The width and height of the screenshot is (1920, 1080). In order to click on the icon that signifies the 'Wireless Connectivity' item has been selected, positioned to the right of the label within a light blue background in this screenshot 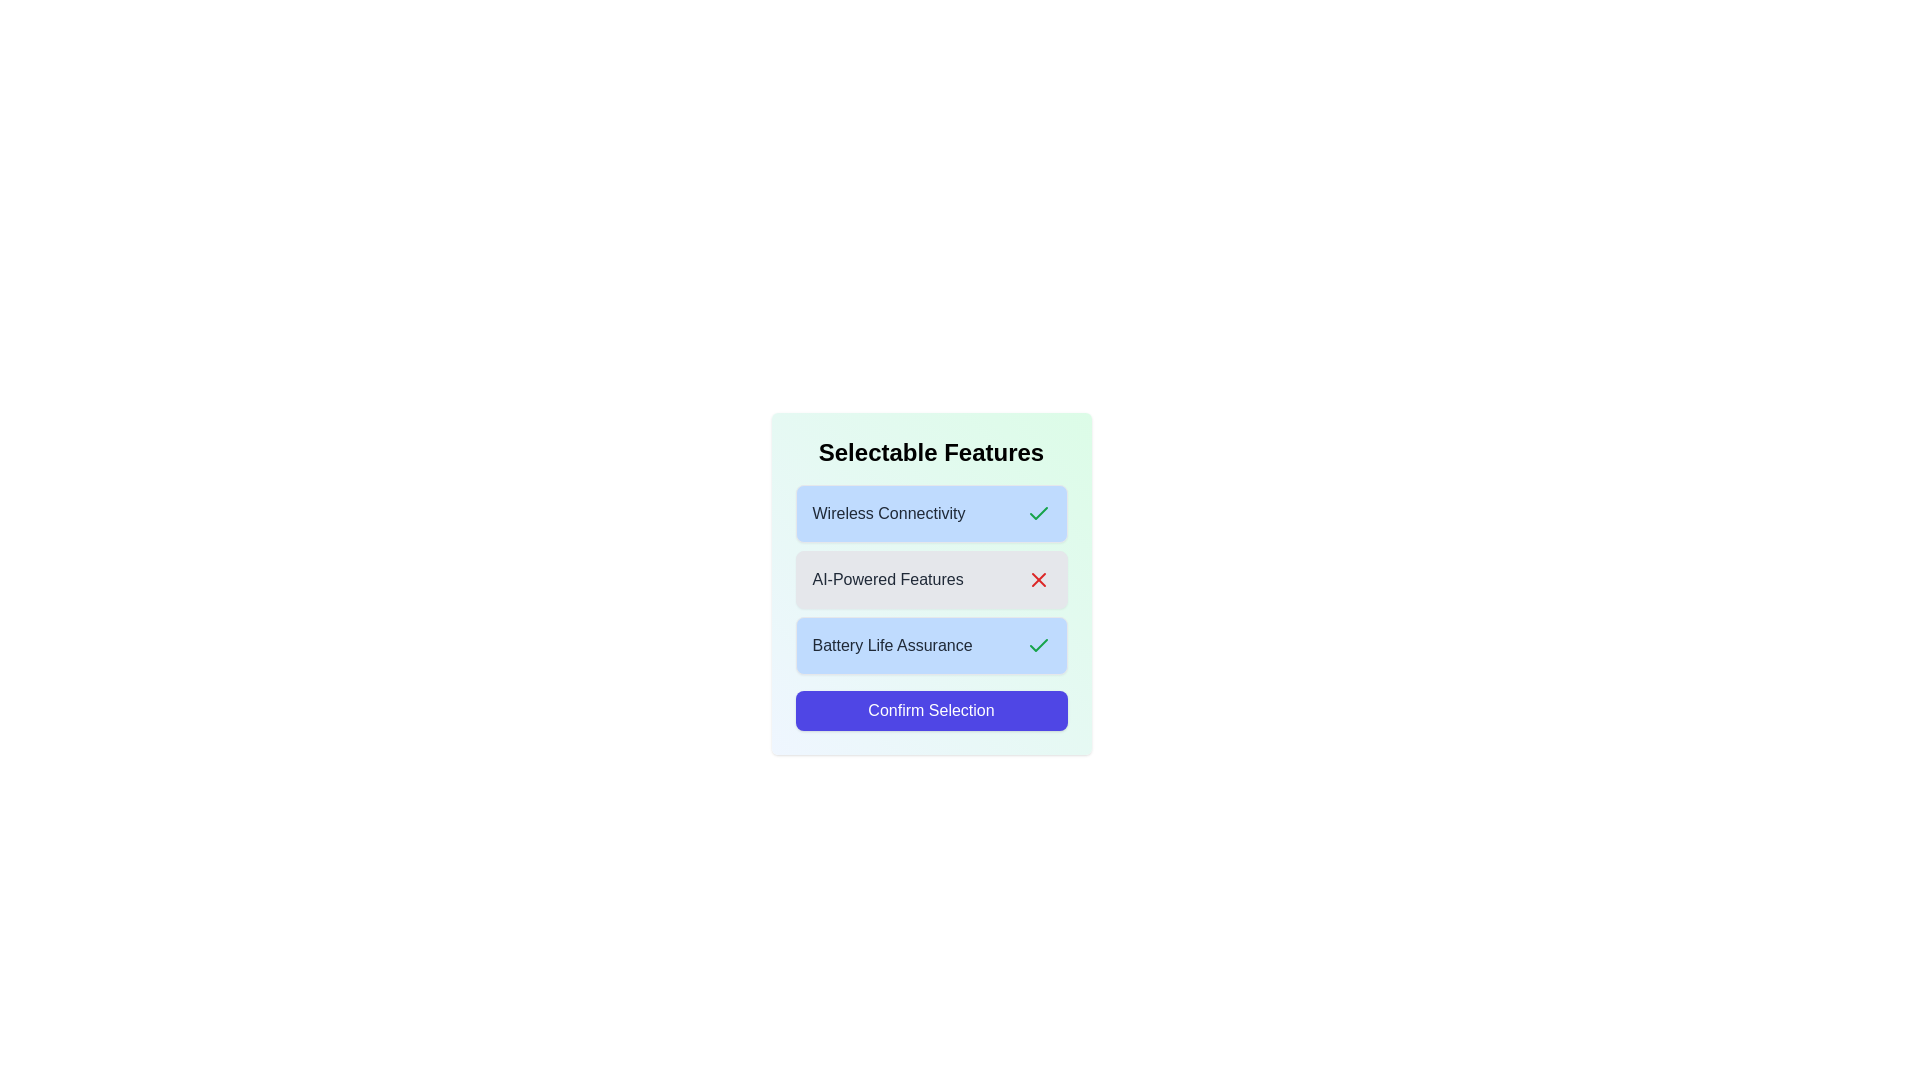, I will do `click(1038, 512)`.